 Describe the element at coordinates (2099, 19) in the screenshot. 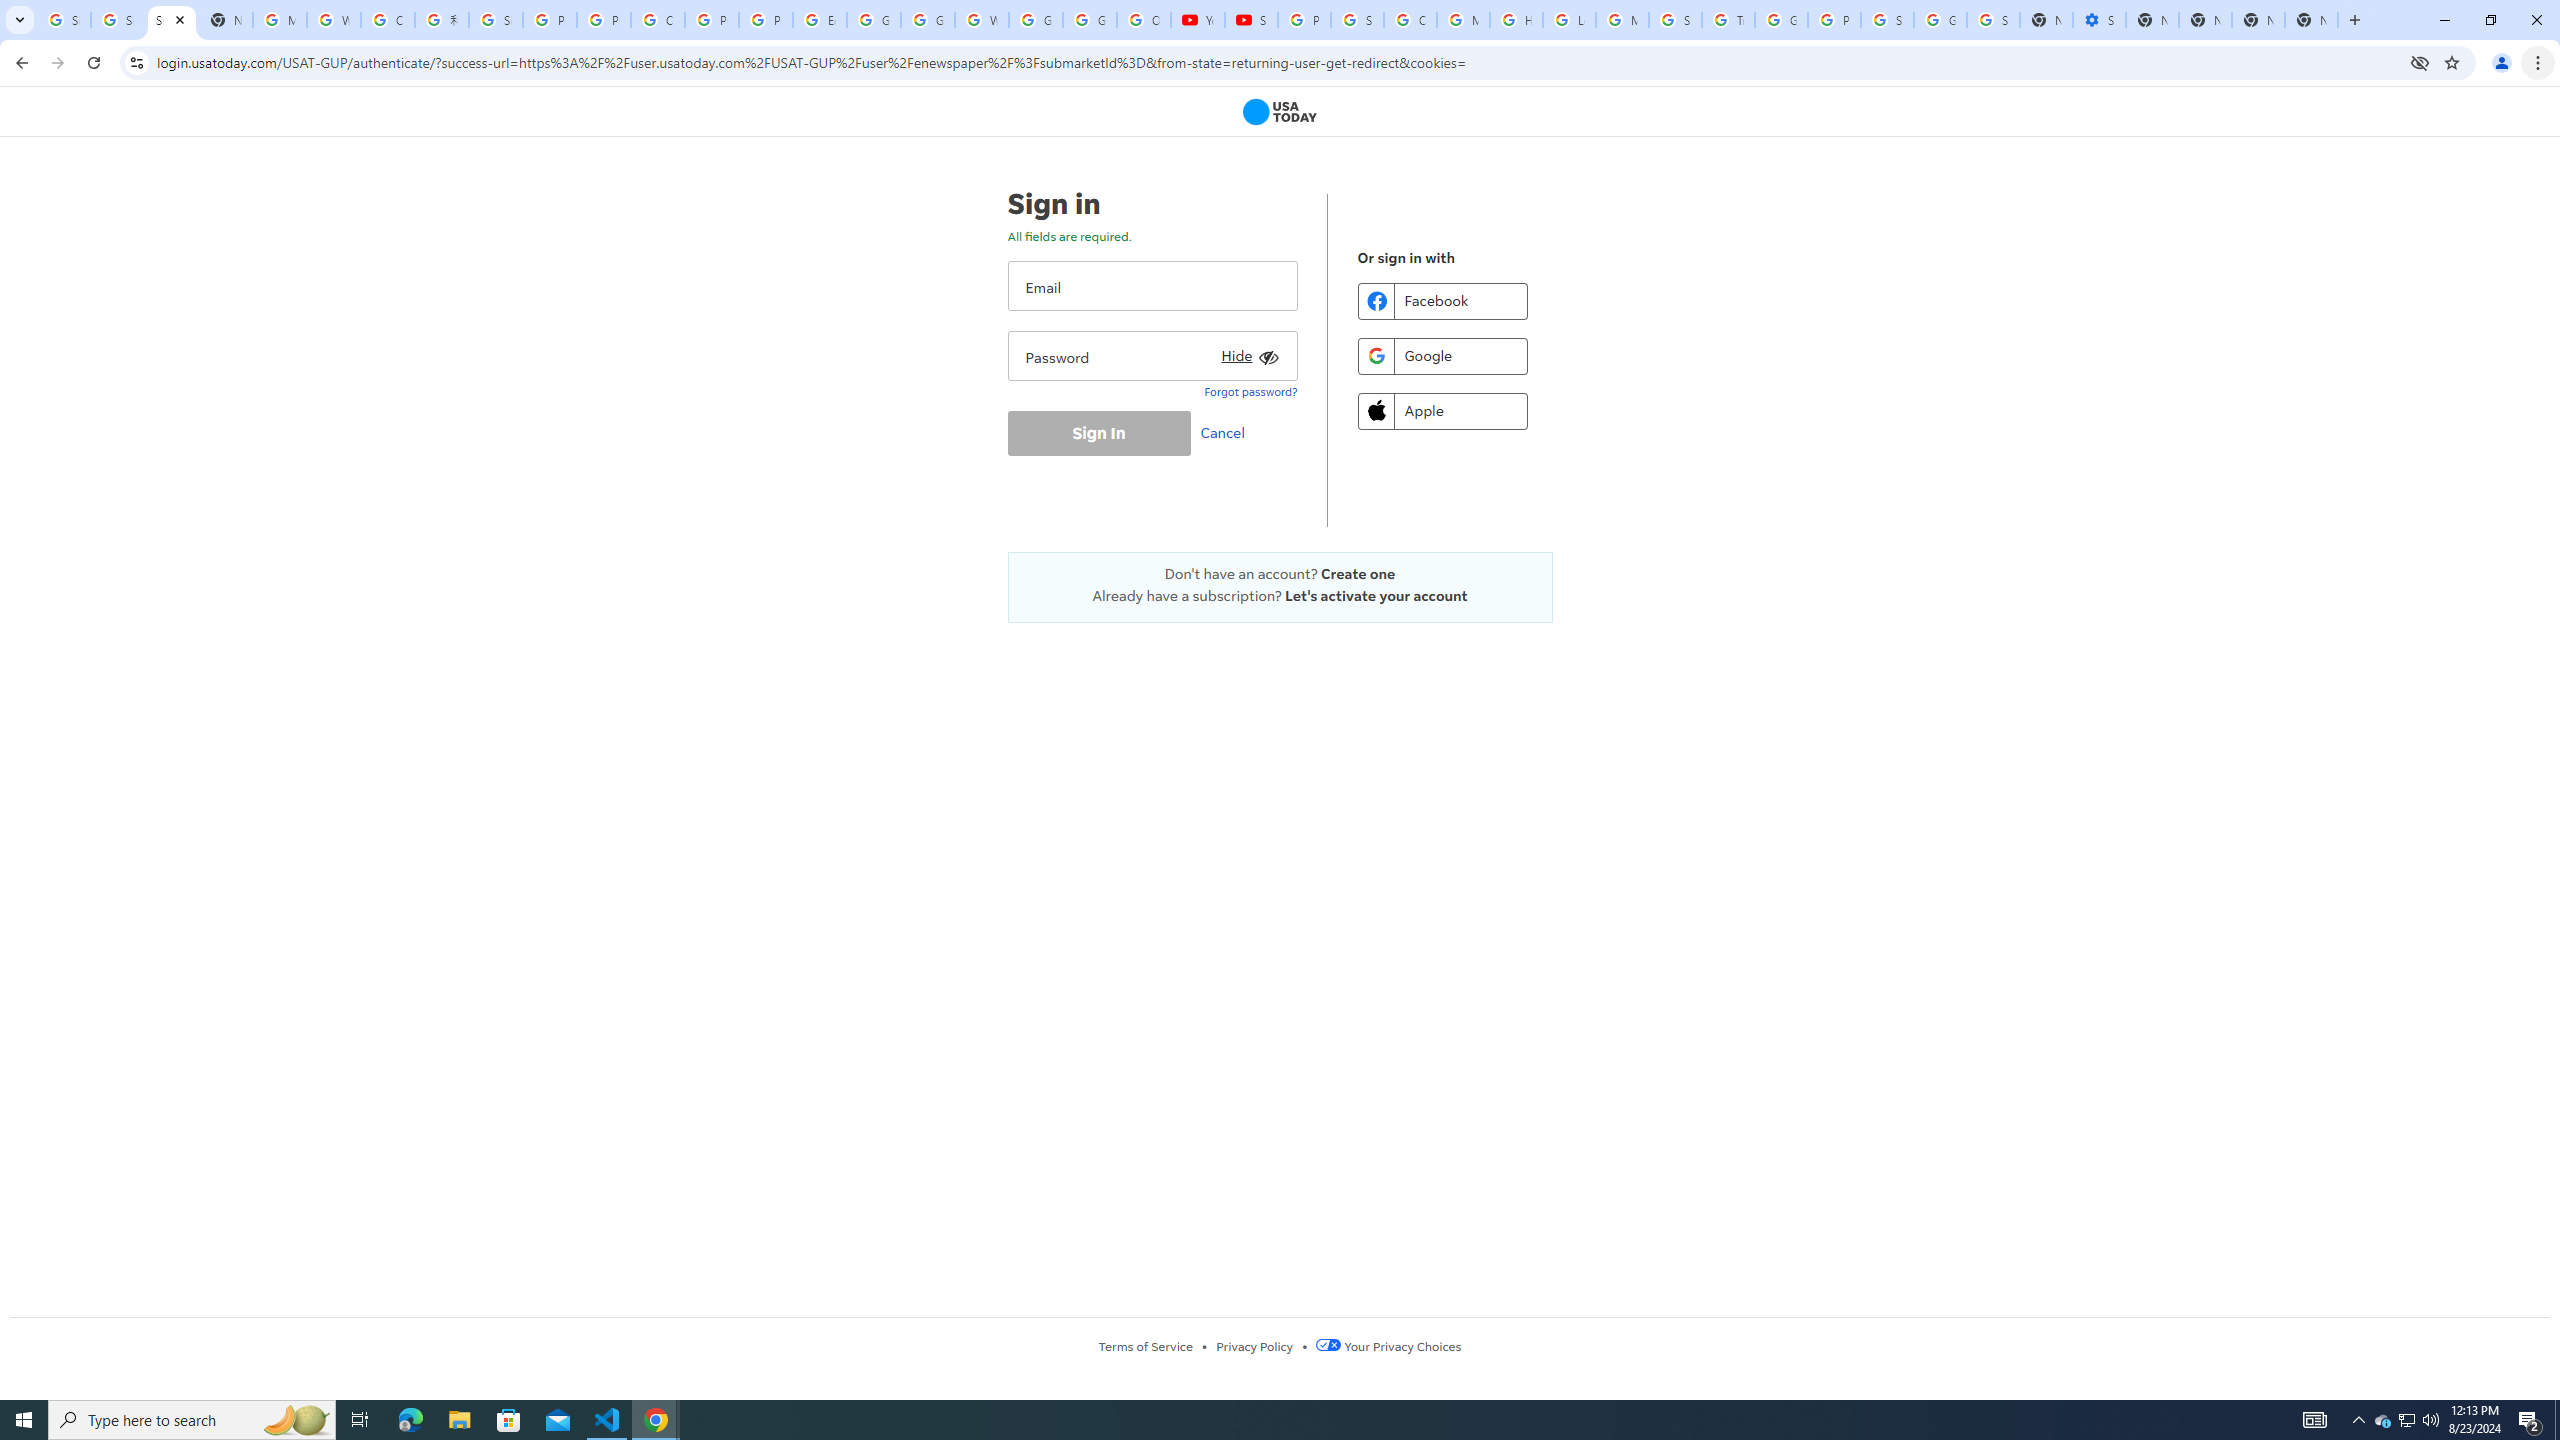

I see `'Settings - Performance'` at that location.